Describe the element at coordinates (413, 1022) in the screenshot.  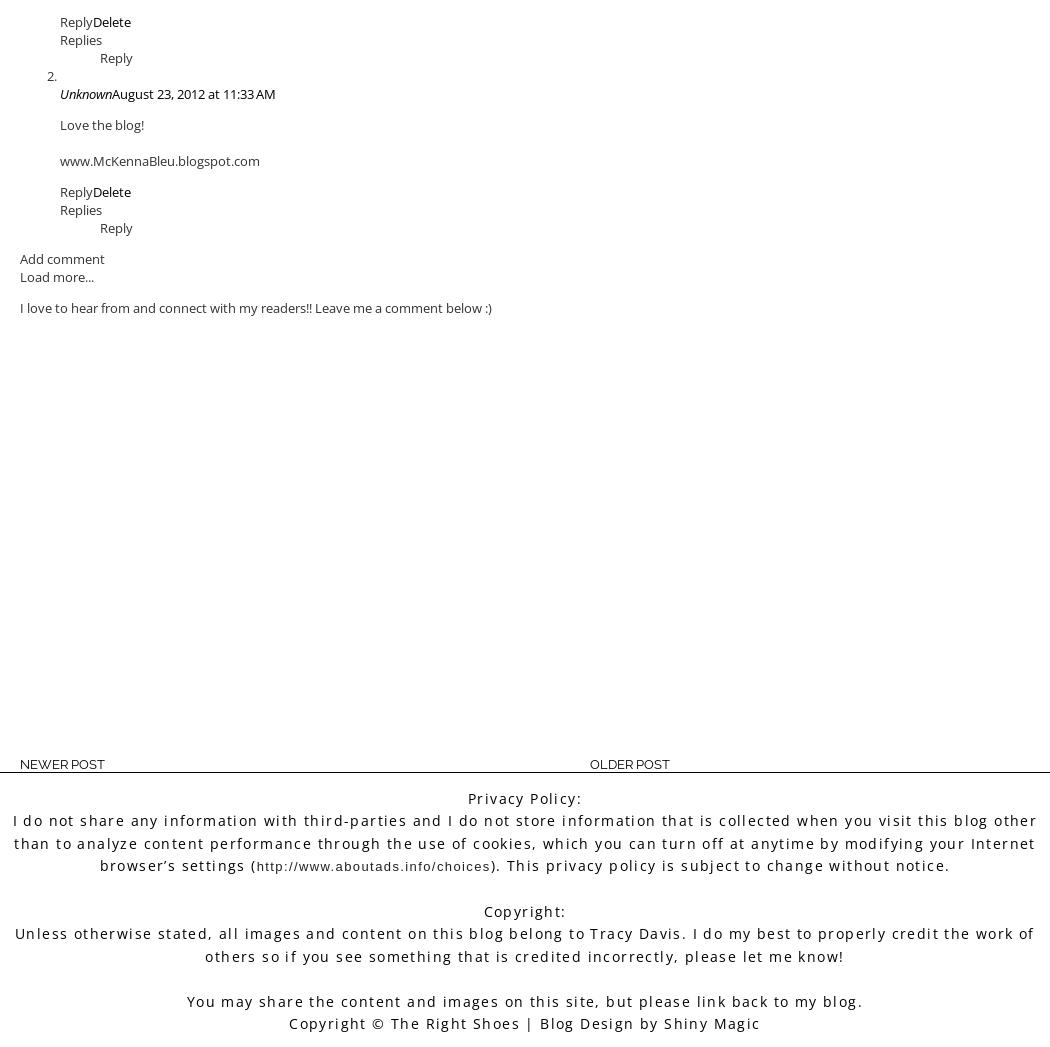
I see `'Copyright © The Right Shoes |'` at that location.